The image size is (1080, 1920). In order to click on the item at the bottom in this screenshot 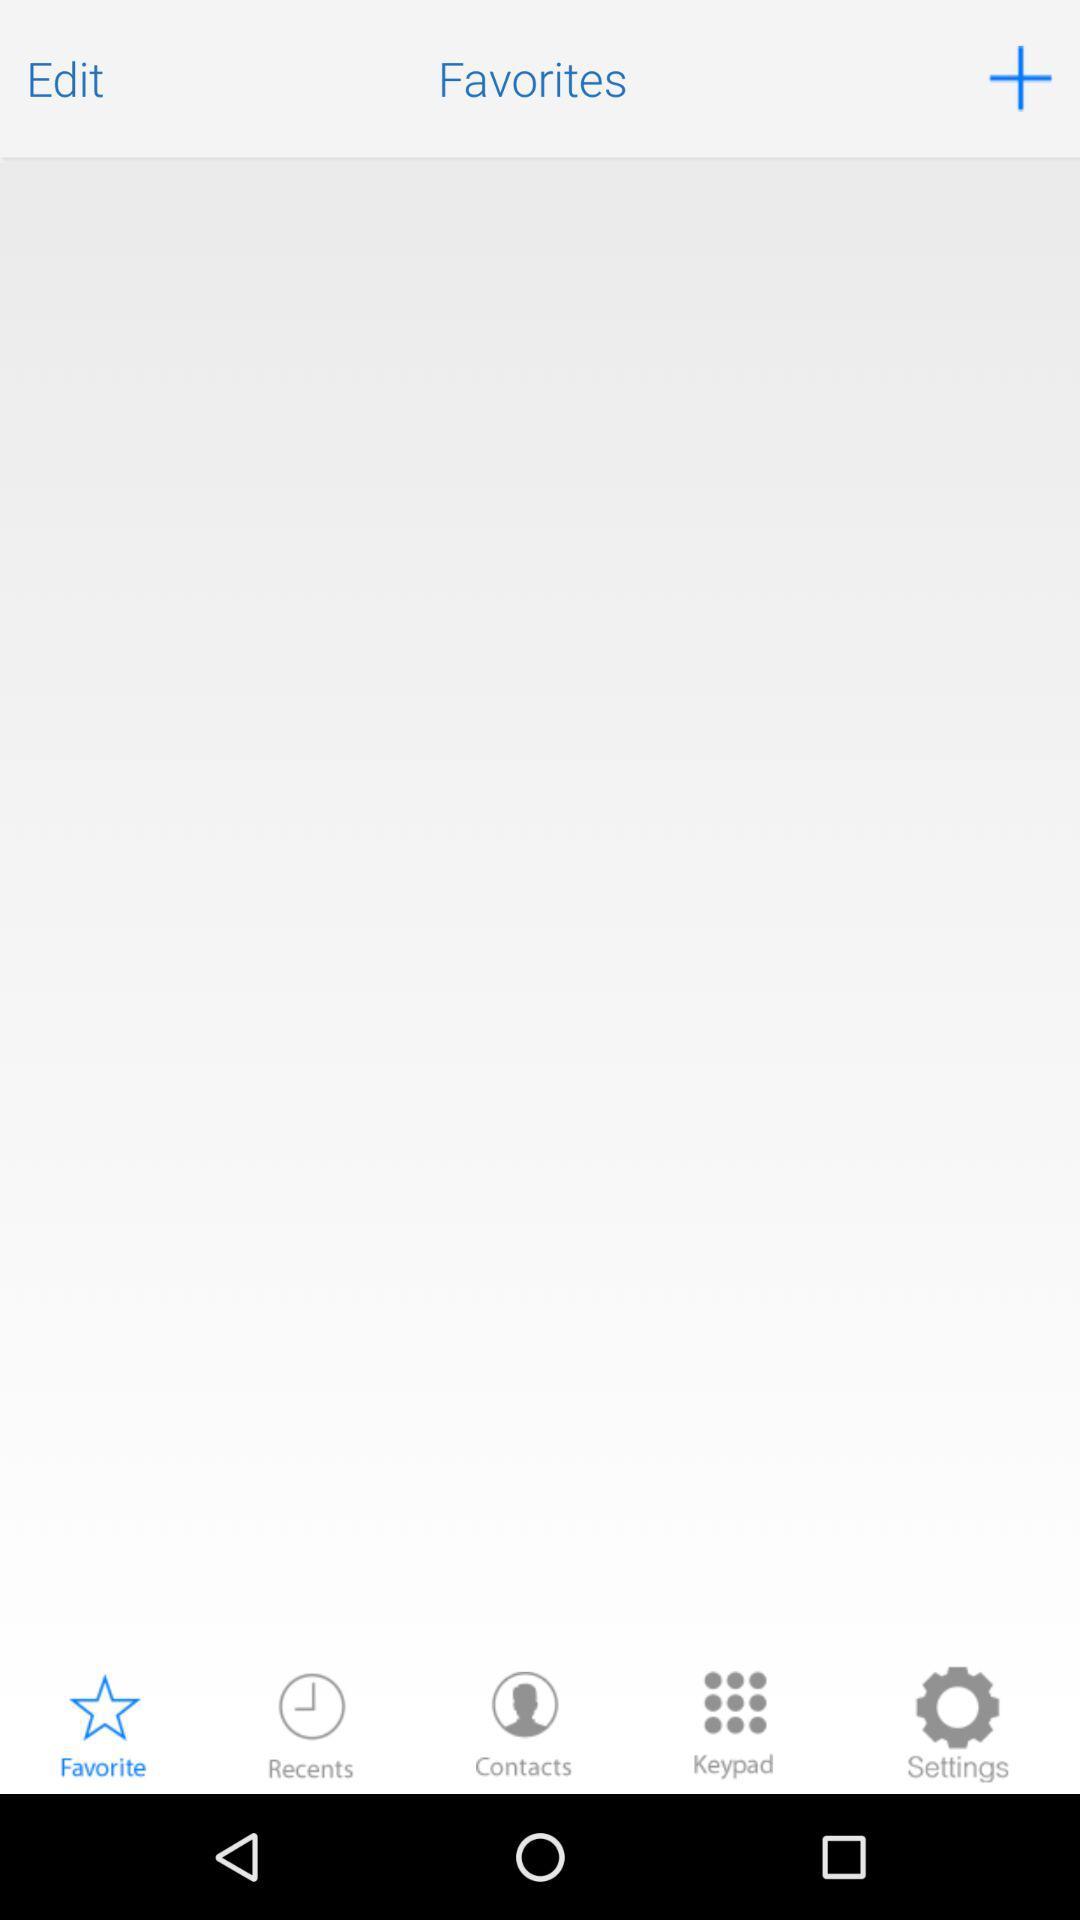, I will do `click(523, 1723)`.